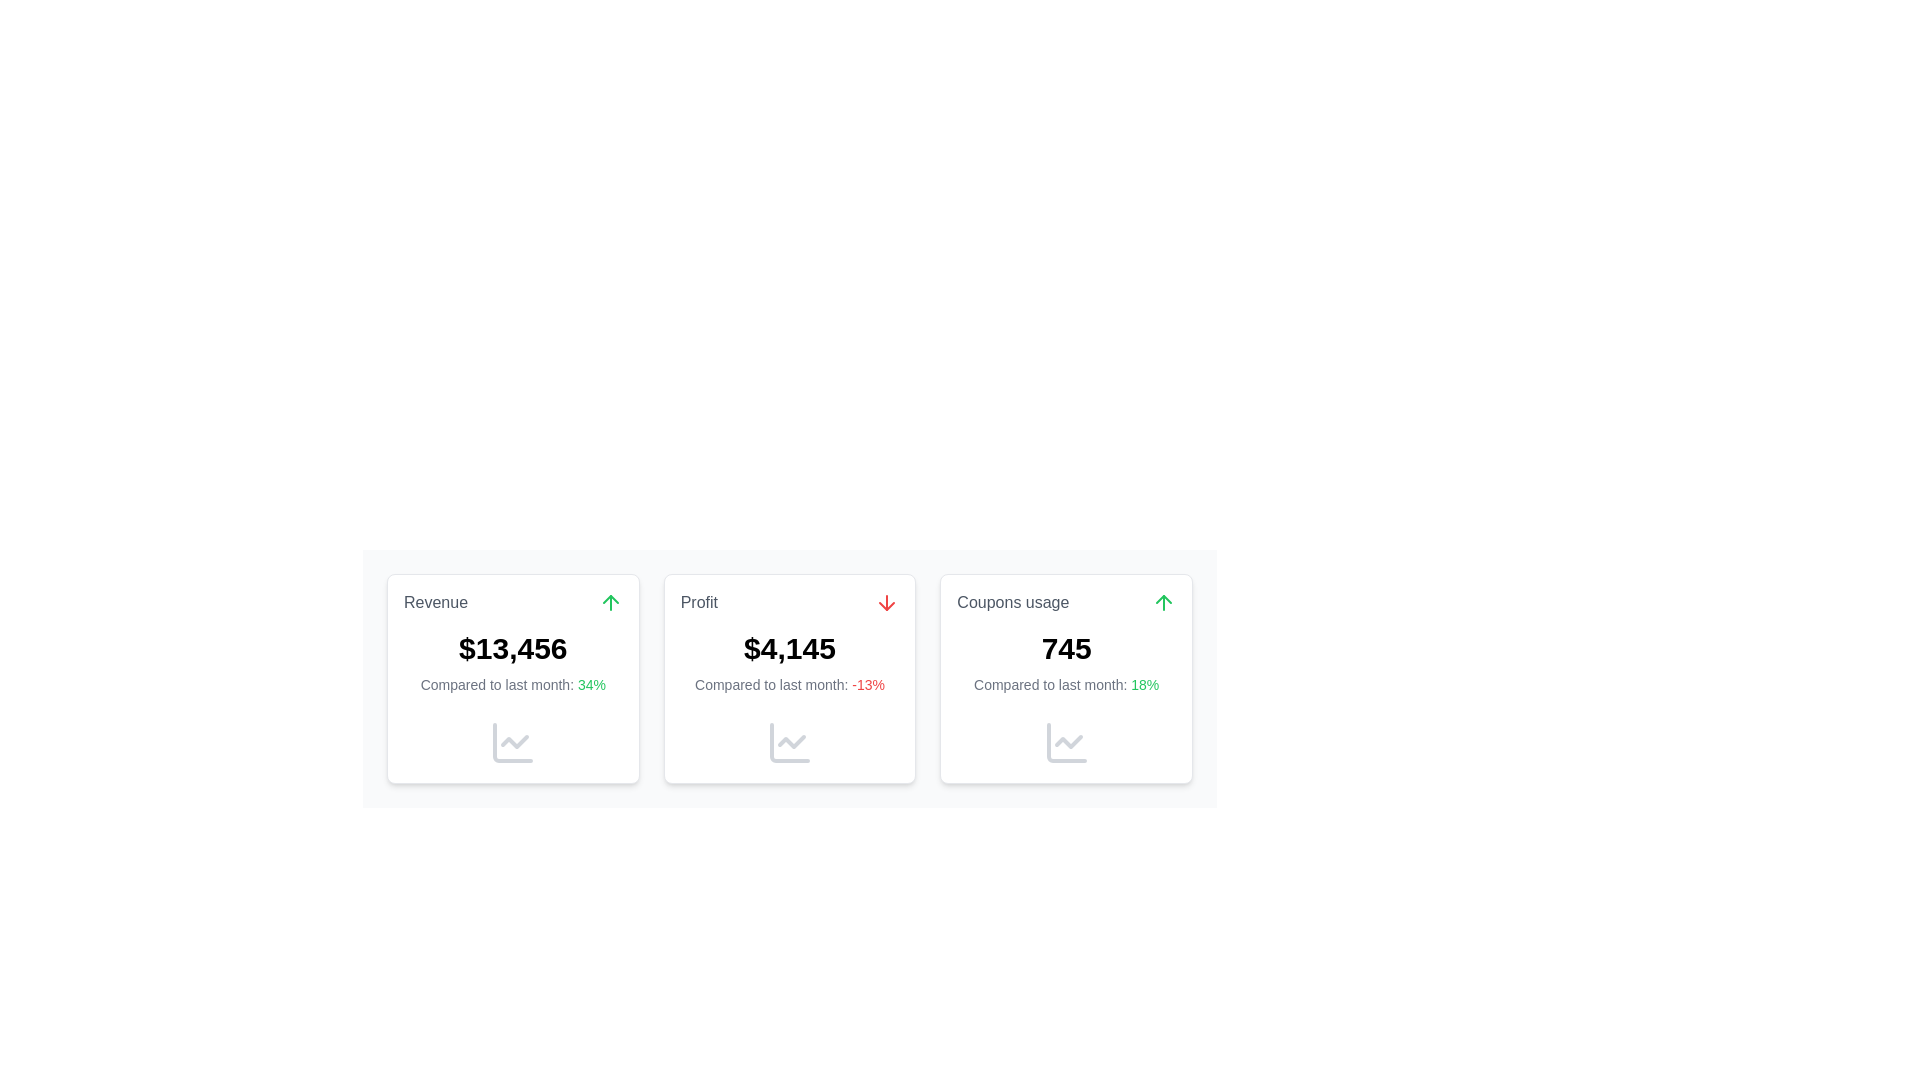  I want to click on the comparison statistics text that shows percentage change relative to the previous month, located within the 'Revenue' card beneath the main value text ($13,456), so click(513, 684).